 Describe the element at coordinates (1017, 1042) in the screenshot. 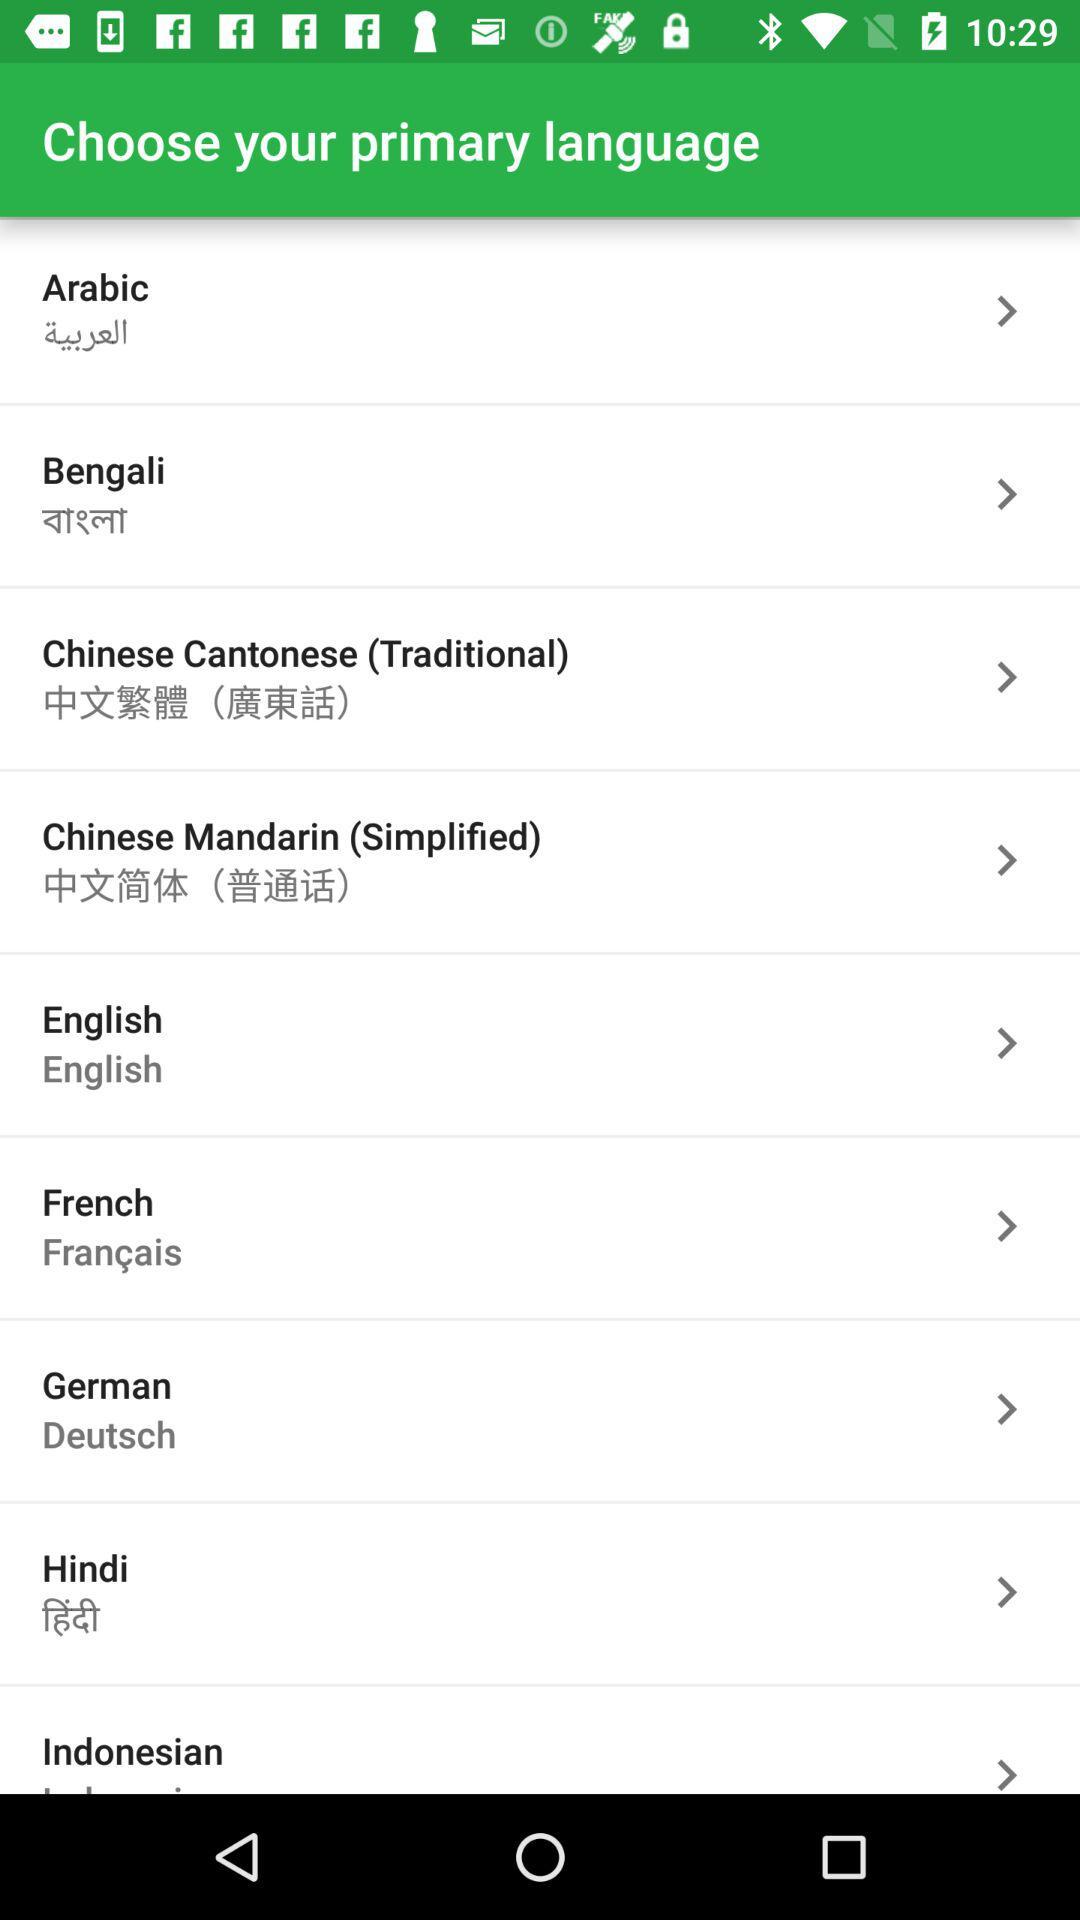

I see `set english as primary language` at that location.